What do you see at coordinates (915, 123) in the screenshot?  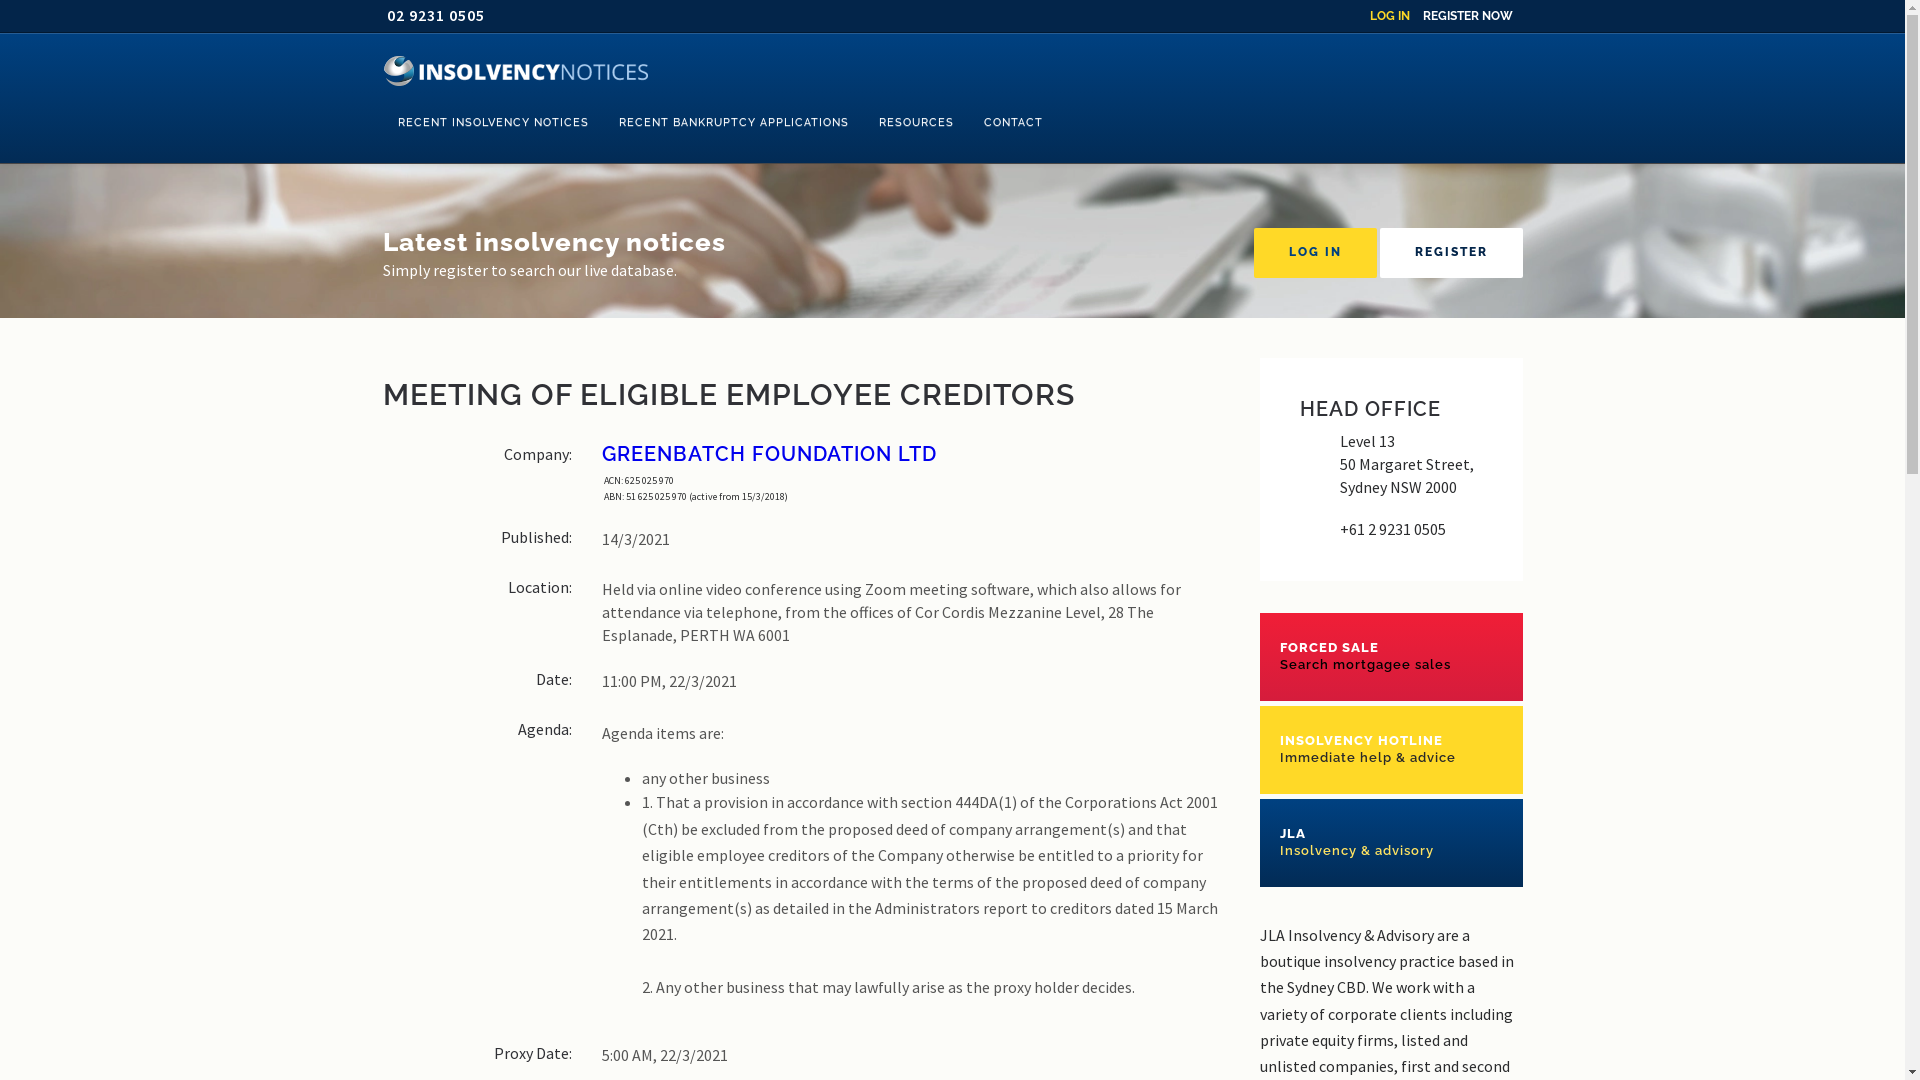 I see `'RESOURCES'` at bounding box center [915, 123].